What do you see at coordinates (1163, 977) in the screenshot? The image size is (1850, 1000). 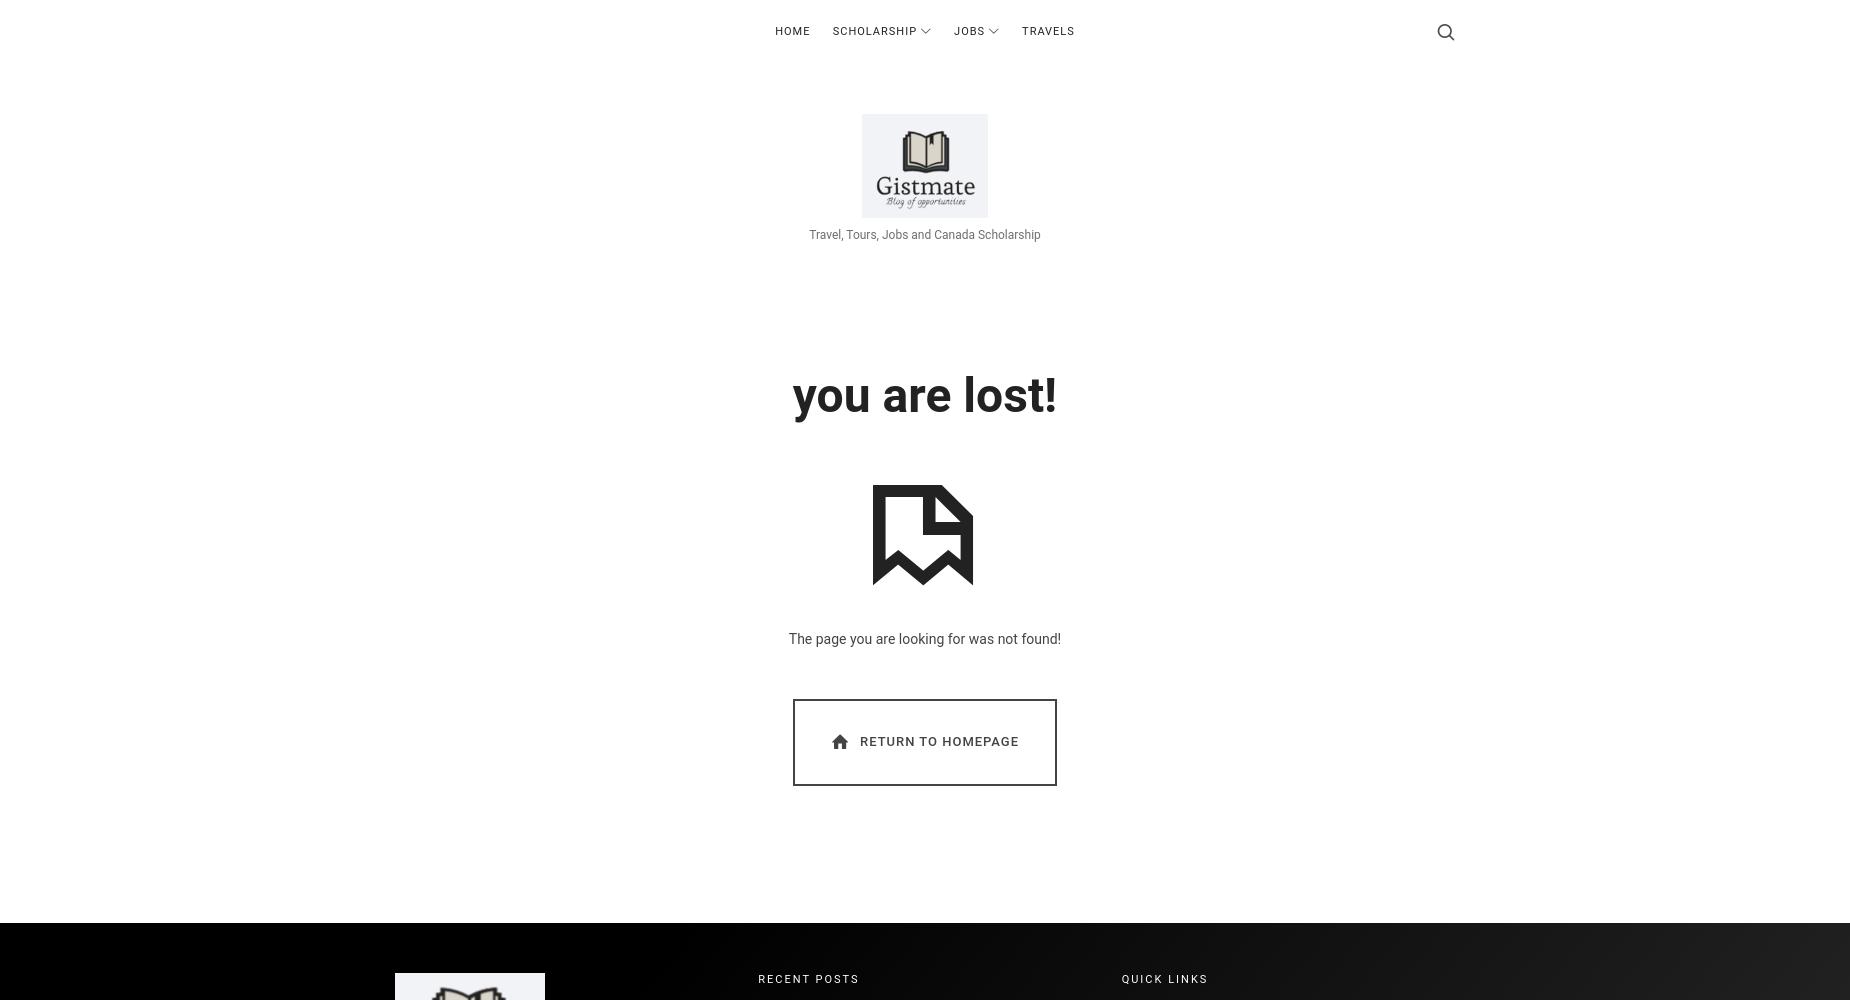 I see `'Quick Links'` at bounding box center [1163, 977].